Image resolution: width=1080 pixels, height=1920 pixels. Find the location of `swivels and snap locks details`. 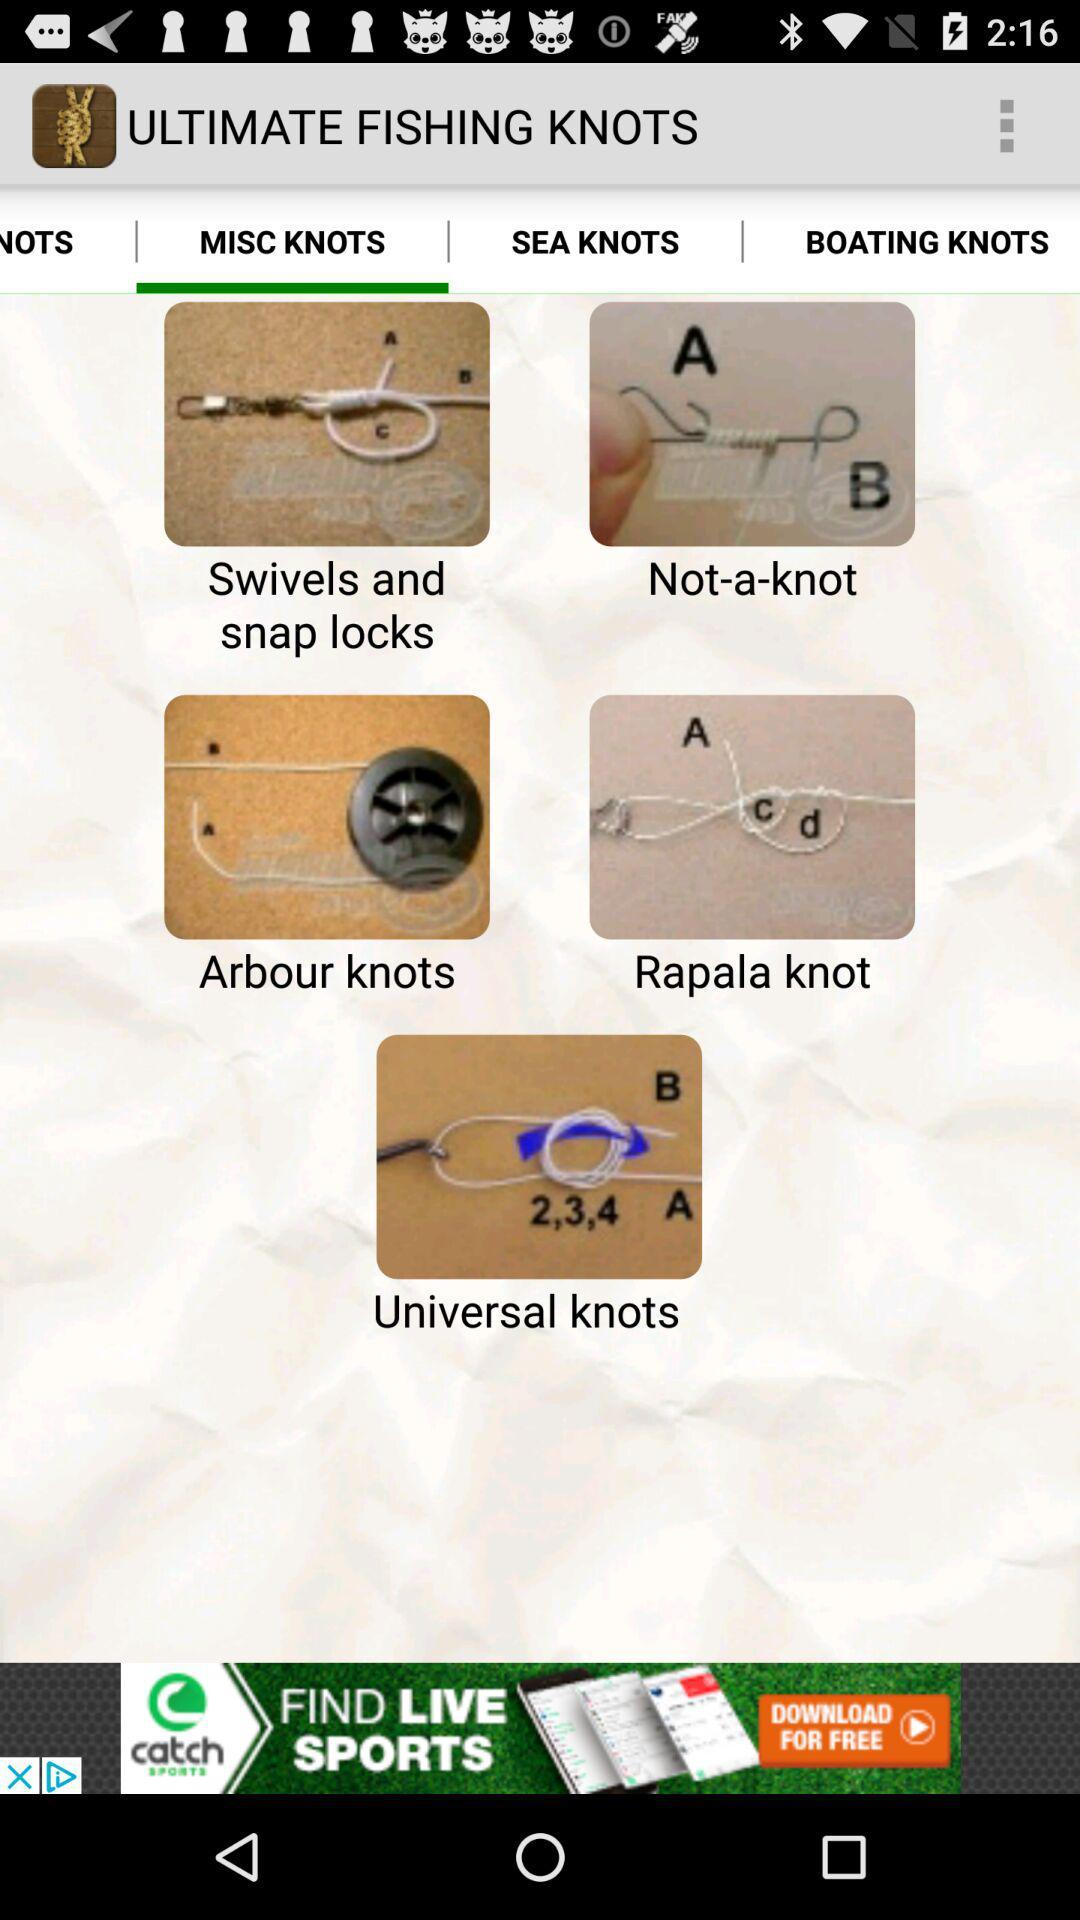

swivels and snap locks details is located at coordinates (326, 423).